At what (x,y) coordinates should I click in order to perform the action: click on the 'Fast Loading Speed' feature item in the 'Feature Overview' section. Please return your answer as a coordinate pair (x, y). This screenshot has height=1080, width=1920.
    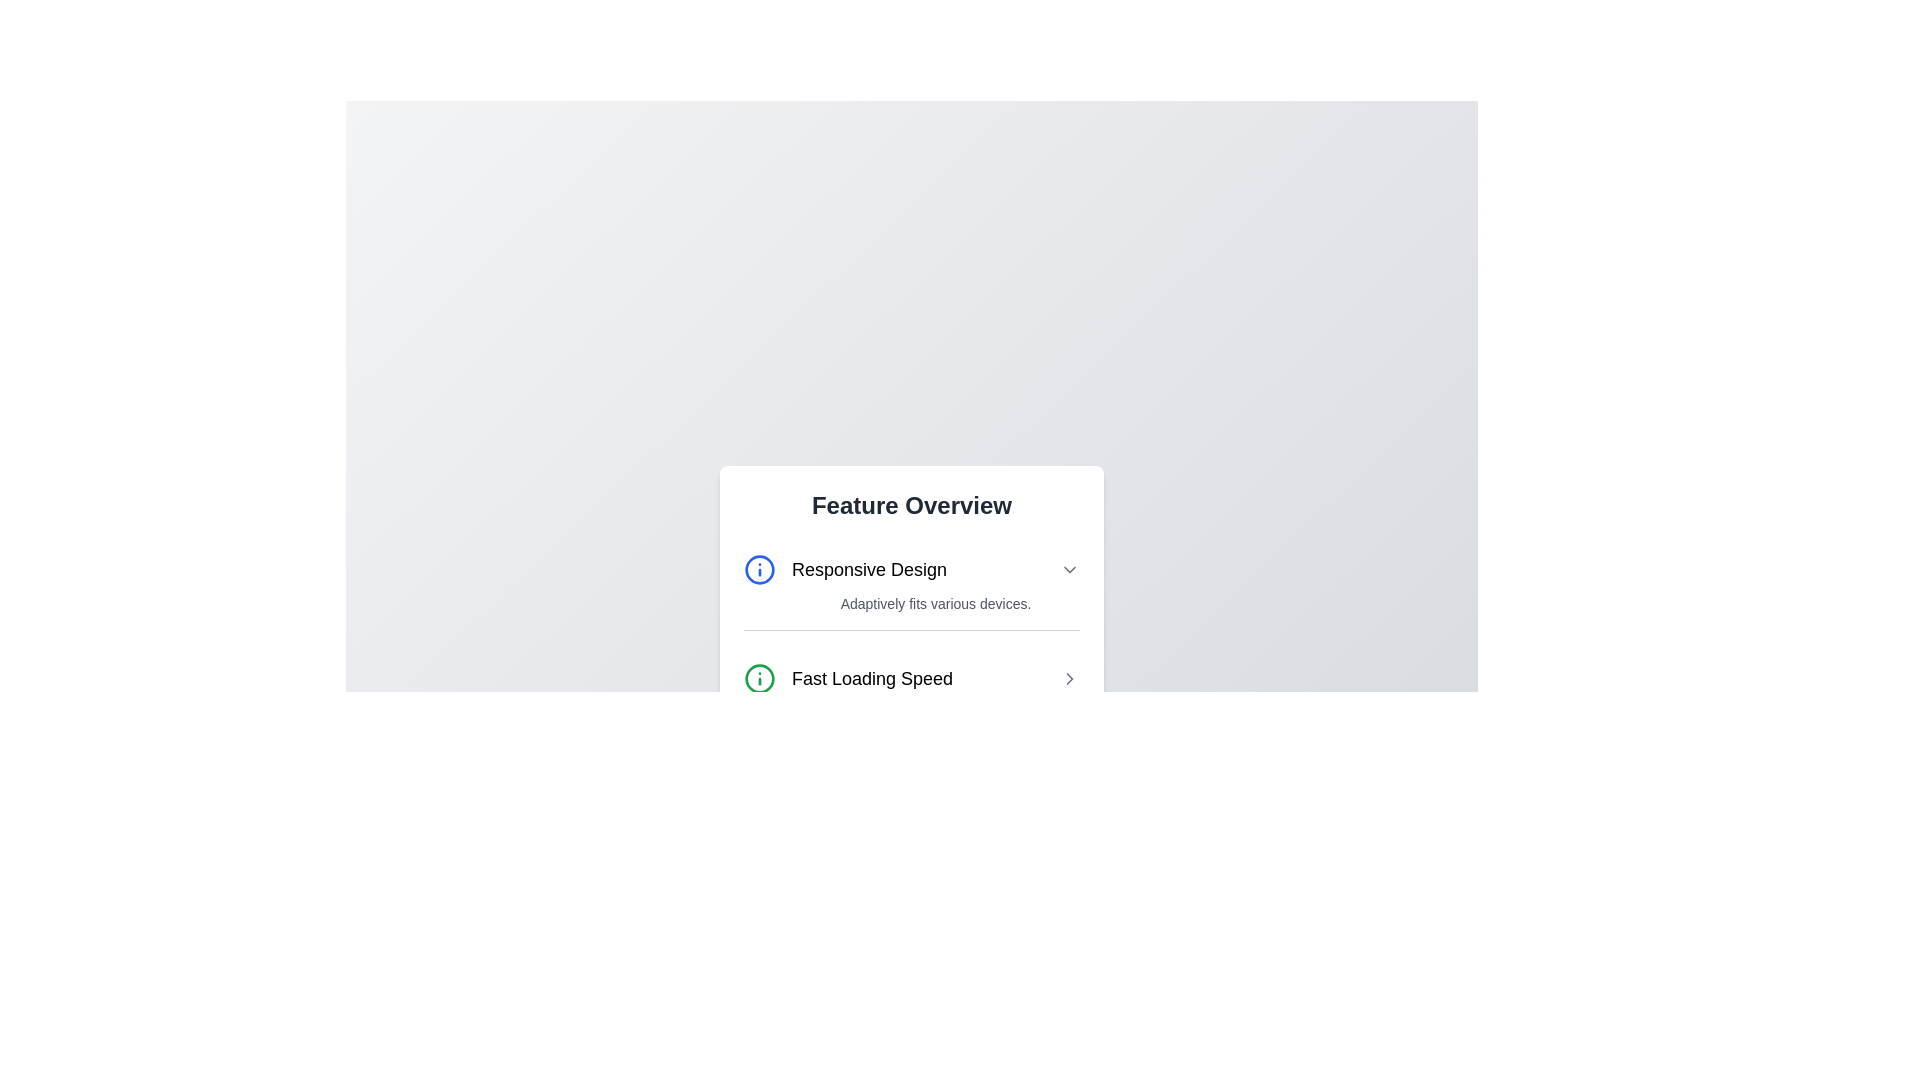
    Looking at the image, I should click on (911, 677).